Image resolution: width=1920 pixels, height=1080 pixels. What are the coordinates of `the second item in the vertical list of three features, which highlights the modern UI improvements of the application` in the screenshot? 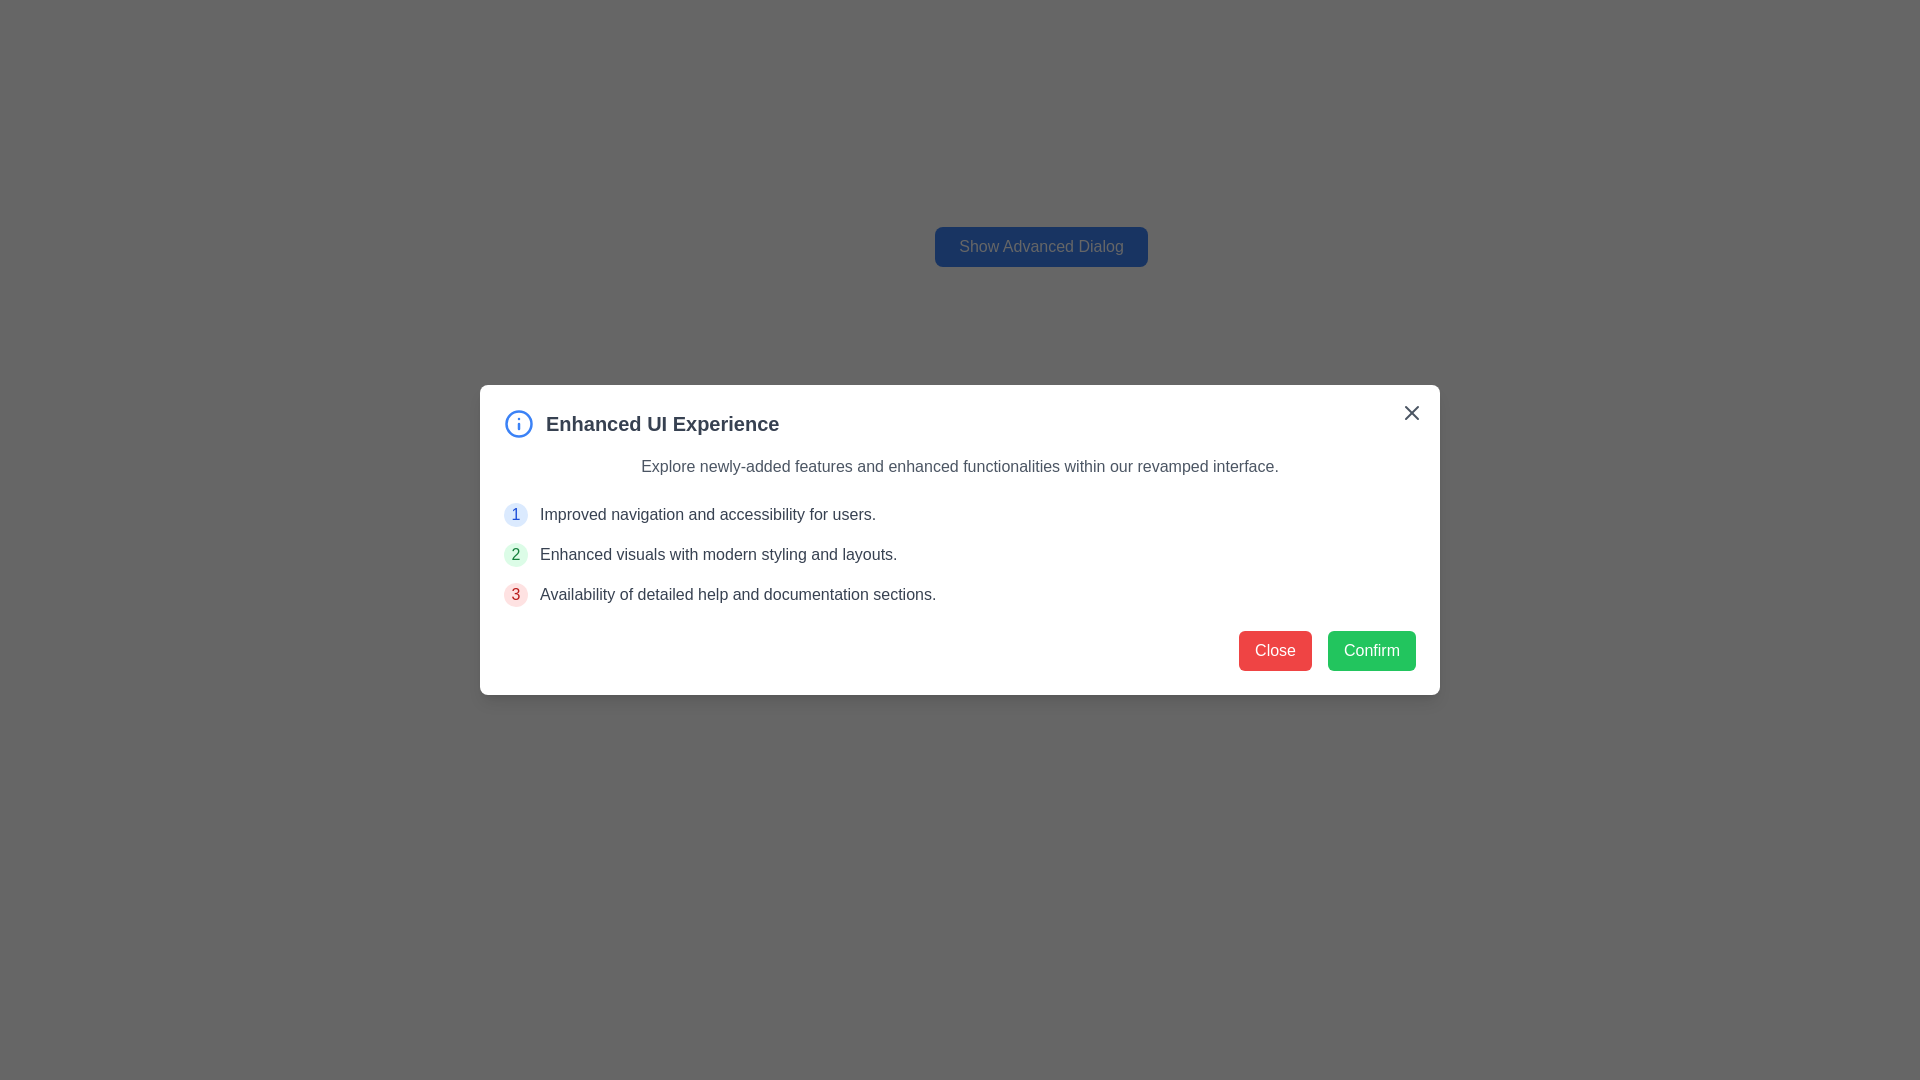 It's located at (960, 555).